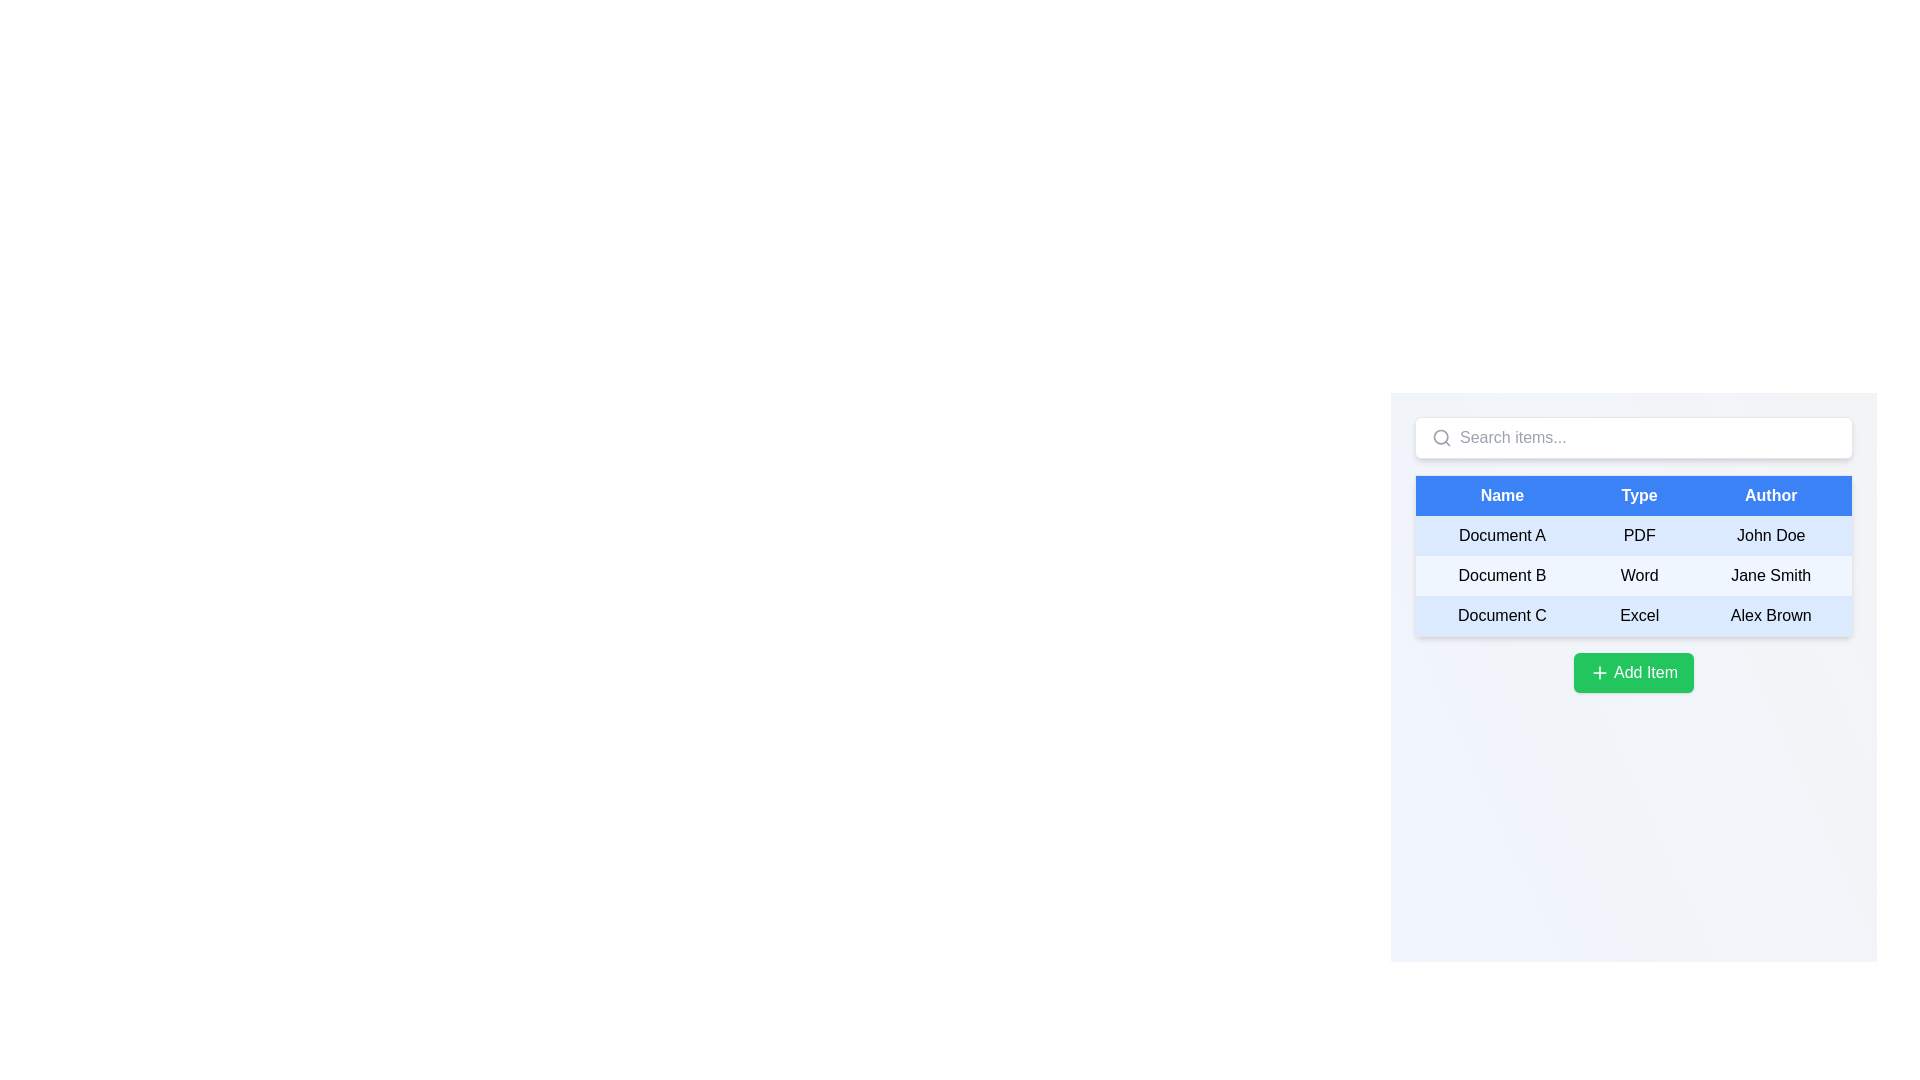 Image resolution: width=1920 pixels, height=1080 pixels. Describe the element at coordinates (1633, 575) in the screenshot. I see `the second row of the table displaying 'Document B', 'Word', and 'Jane Smith'` at that location.